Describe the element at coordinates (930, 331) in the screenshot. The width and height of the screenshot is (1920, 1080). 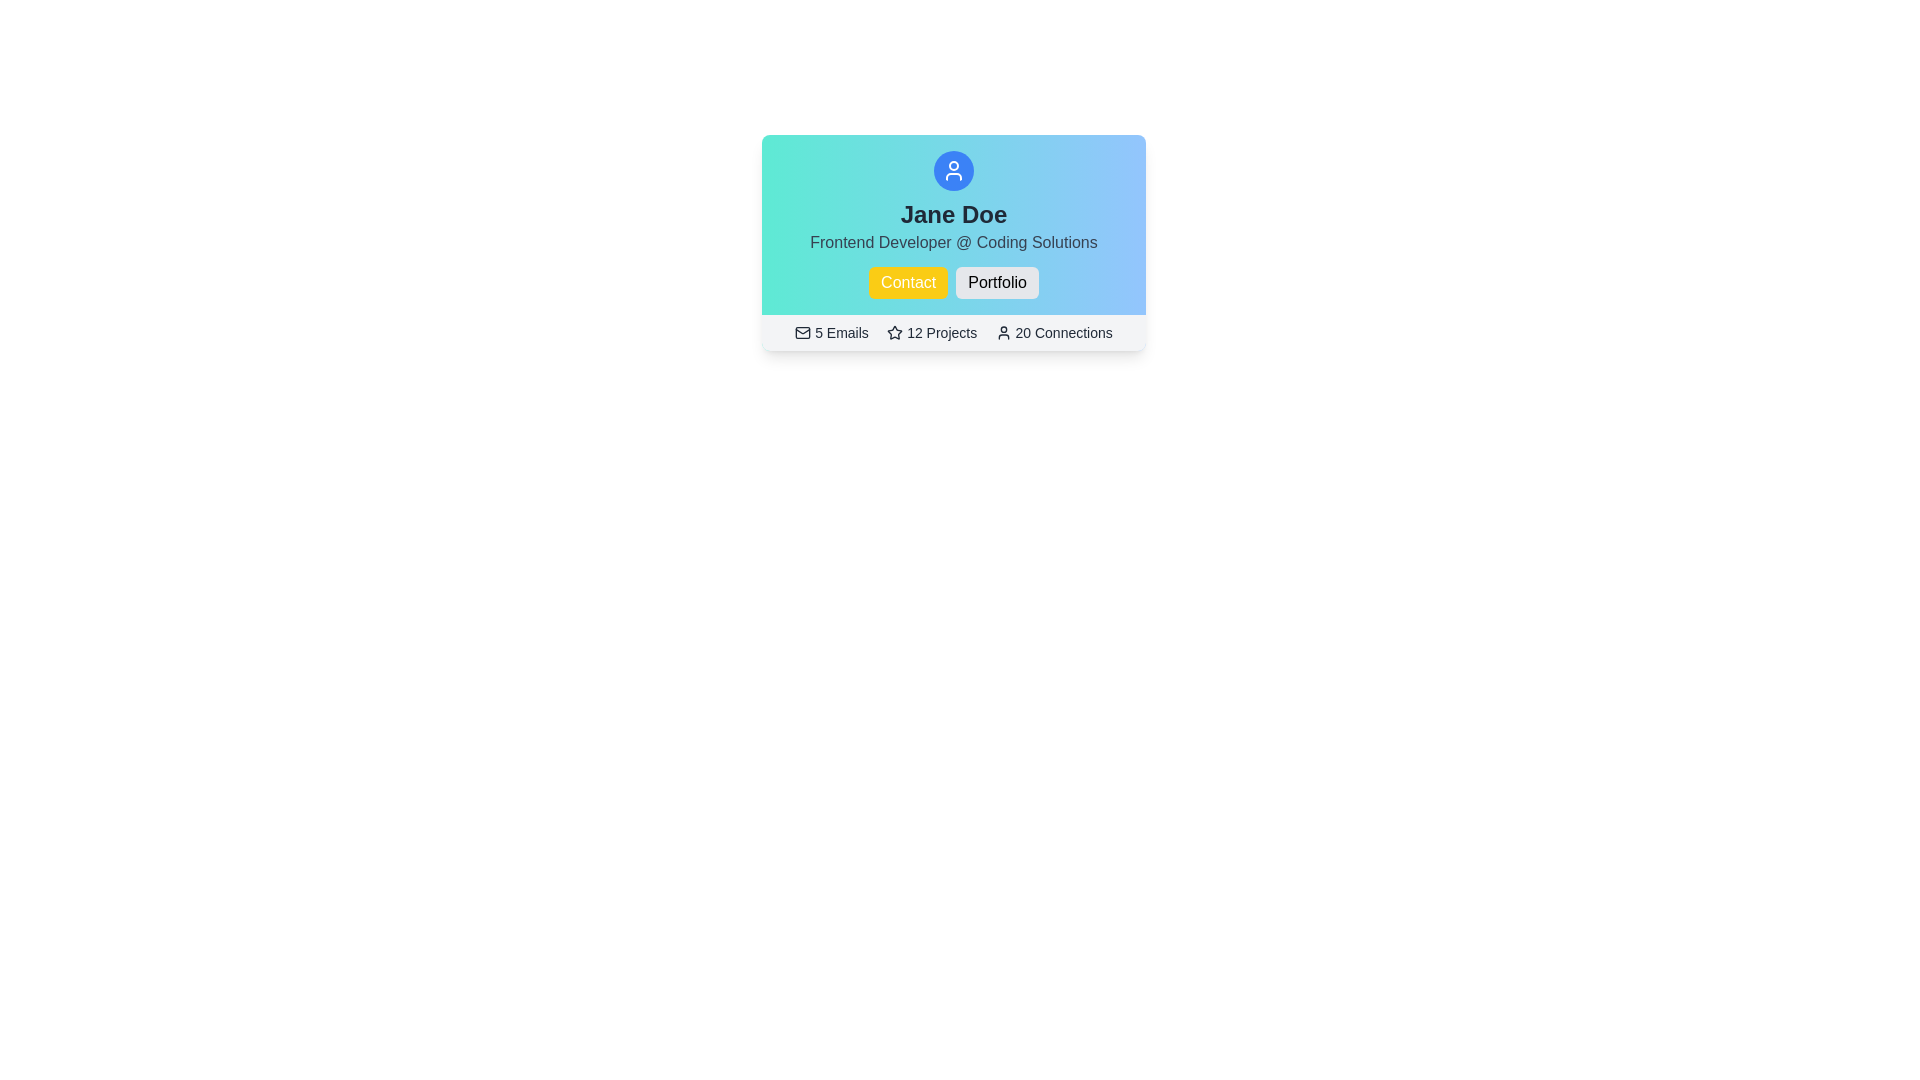
I see `the Label with an Icon displaying '12 Projects', which features a star icon and is positioned between '5 Emails' and '20 Connections' in the user profile card` at that location.